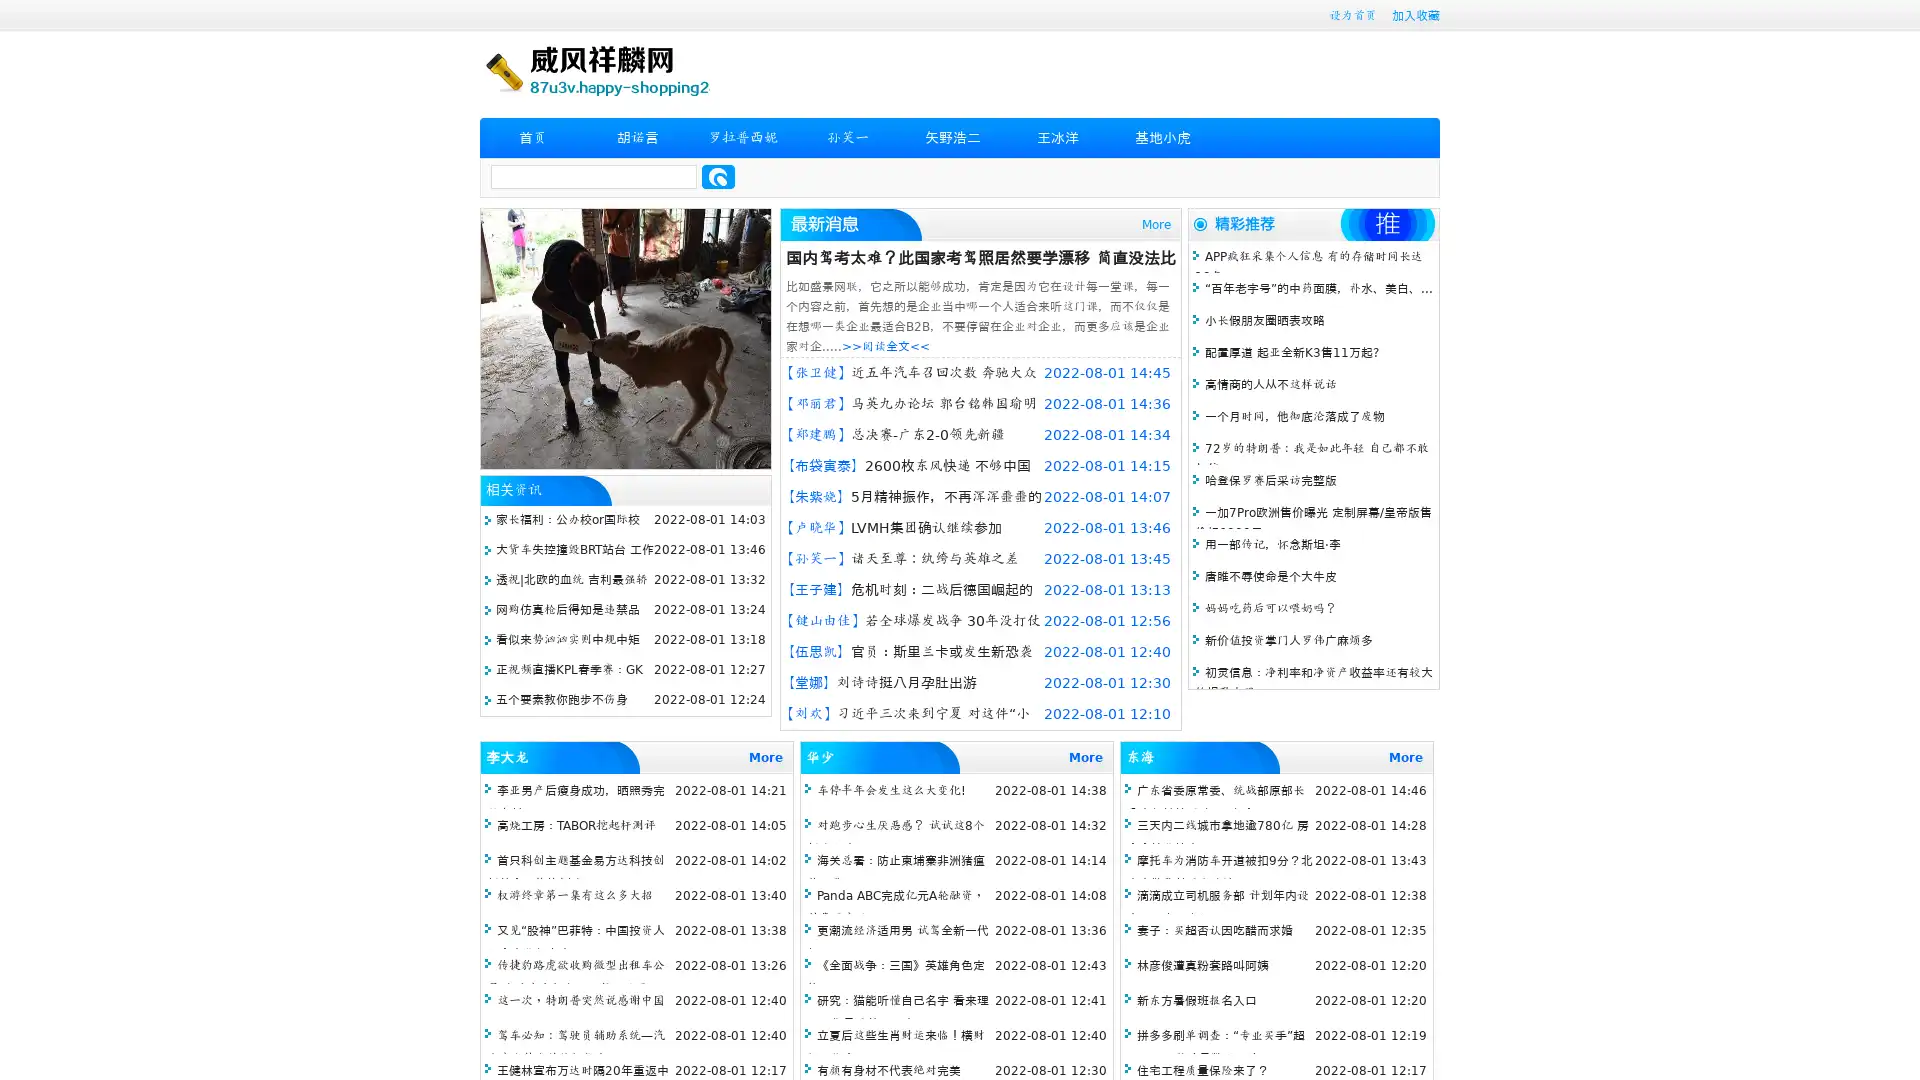 This screenshot has width=1920, height=1080. I want to click on Search, so click(718, 176).